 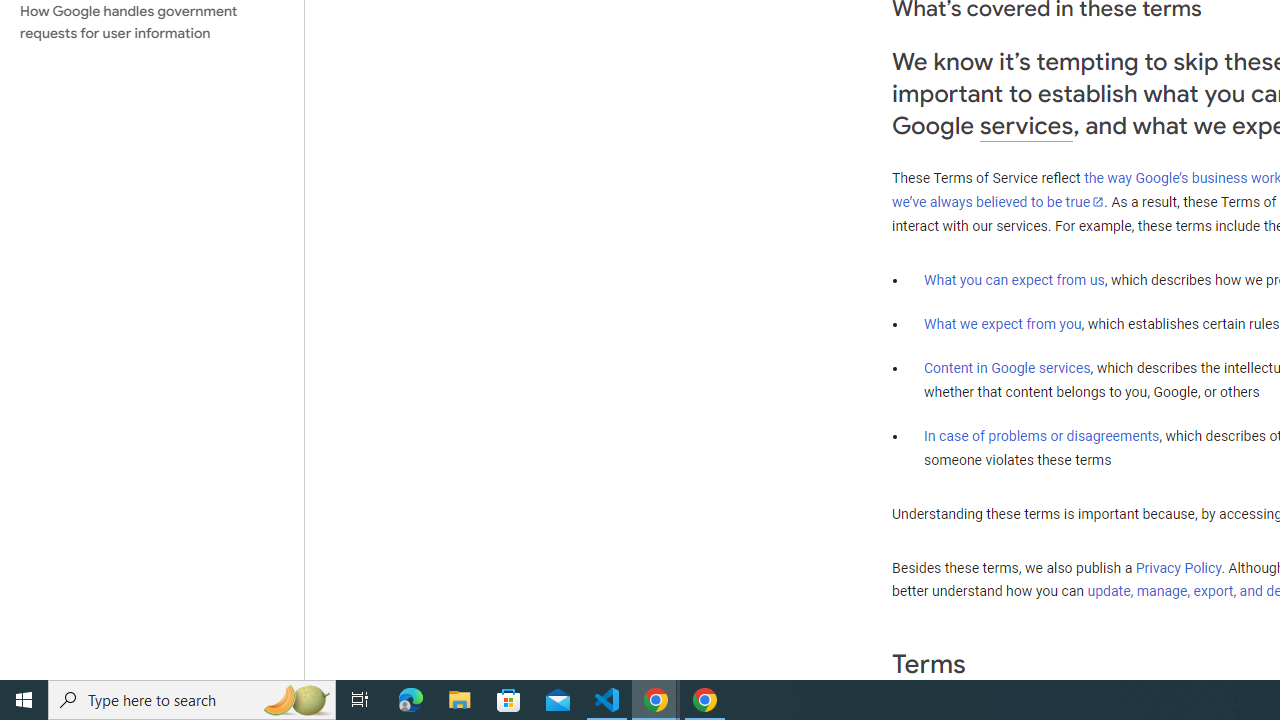 I want to click on 'Content in Google services', so click(x=1007, y=368).